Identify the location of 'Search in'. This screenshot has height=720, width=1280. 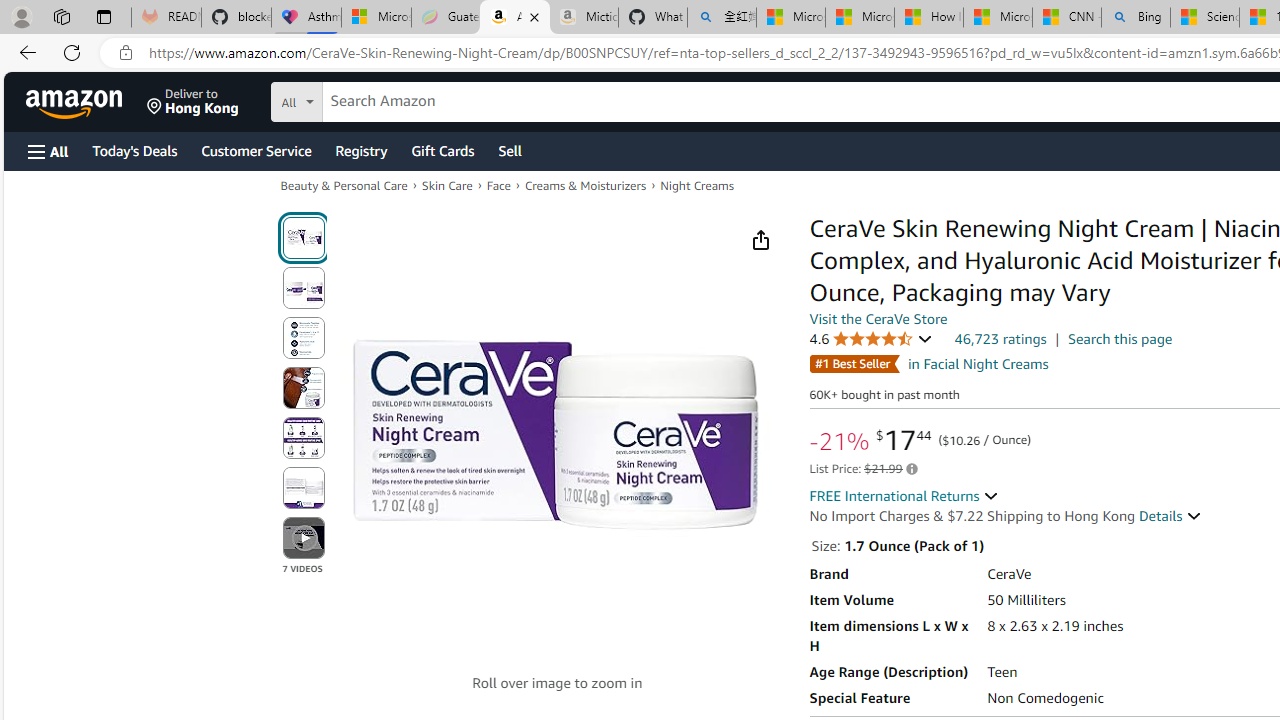
(371, 99).